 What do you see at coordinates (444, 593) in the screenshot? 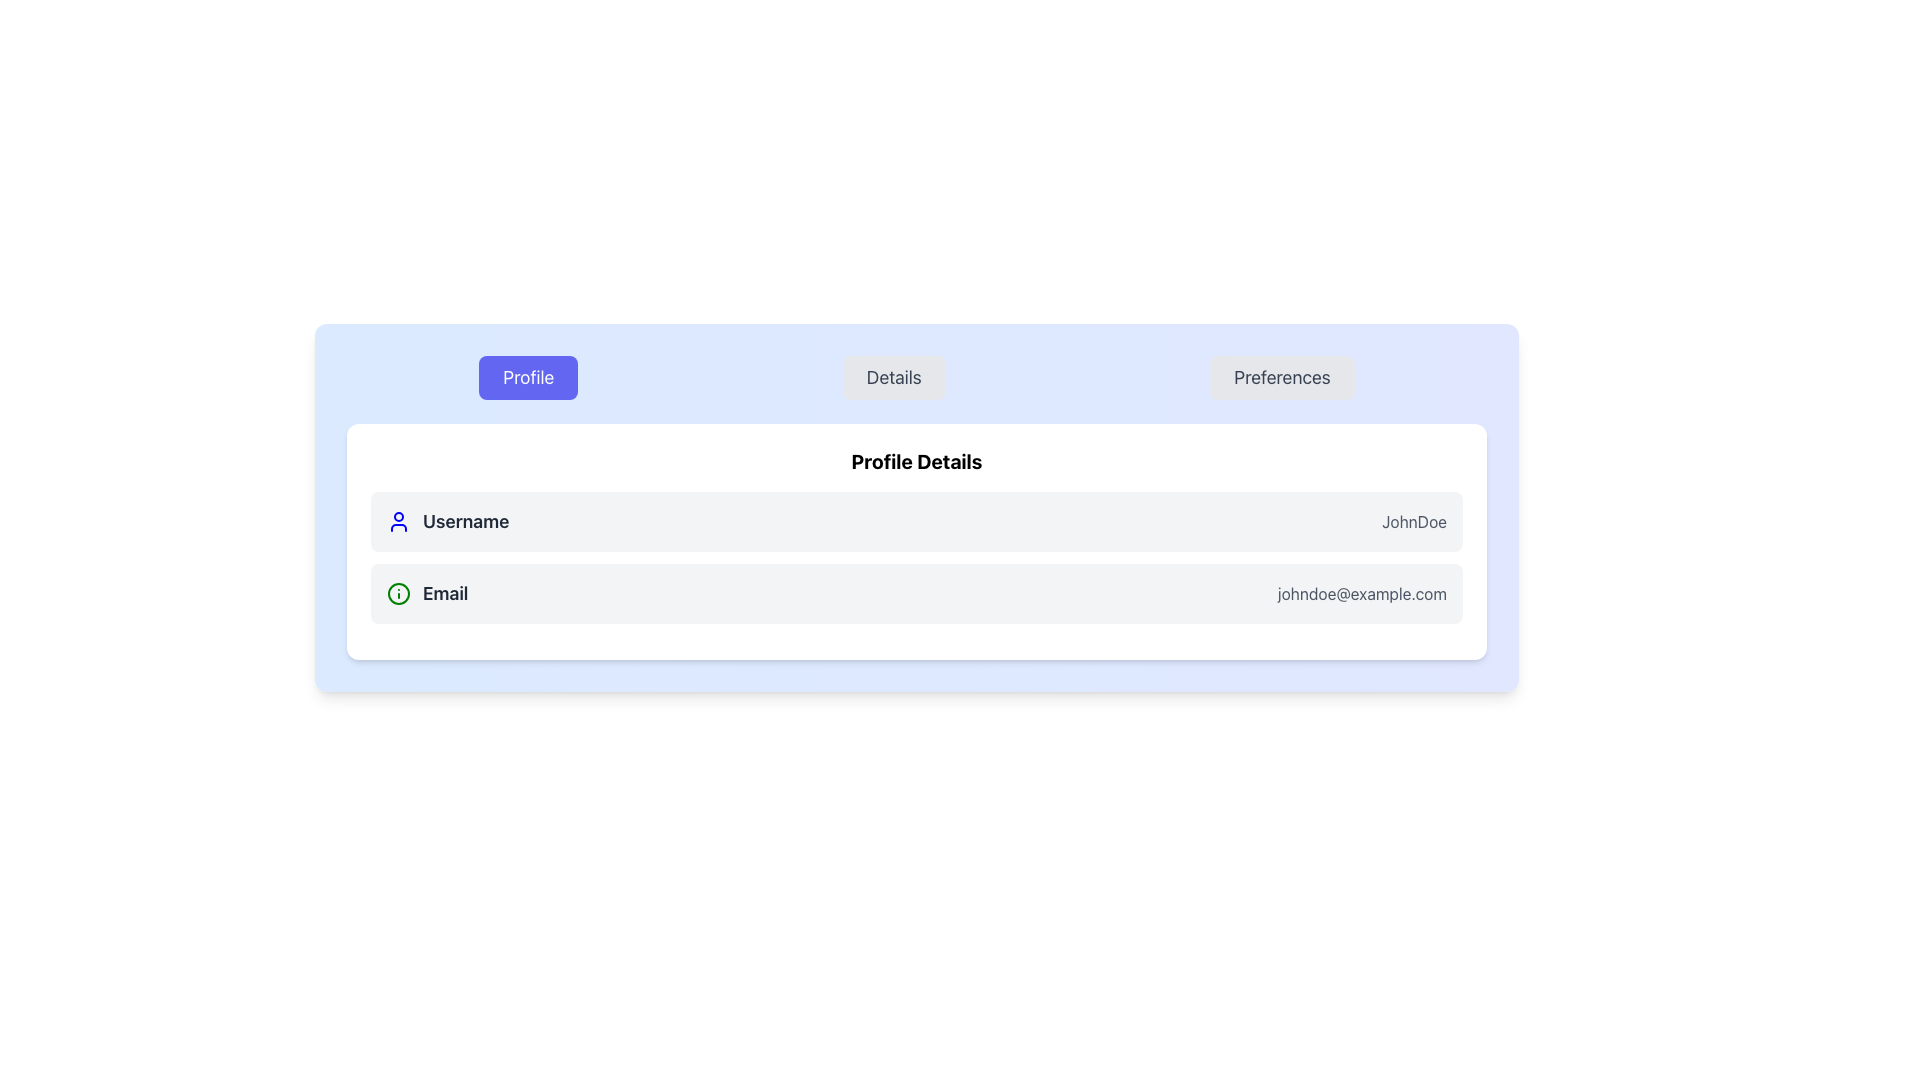
I see `the text label displaying 'Email', which is styled with a bold font weight and dark gray color, located in the details section under the email icon` at bounding box center [444, 593].